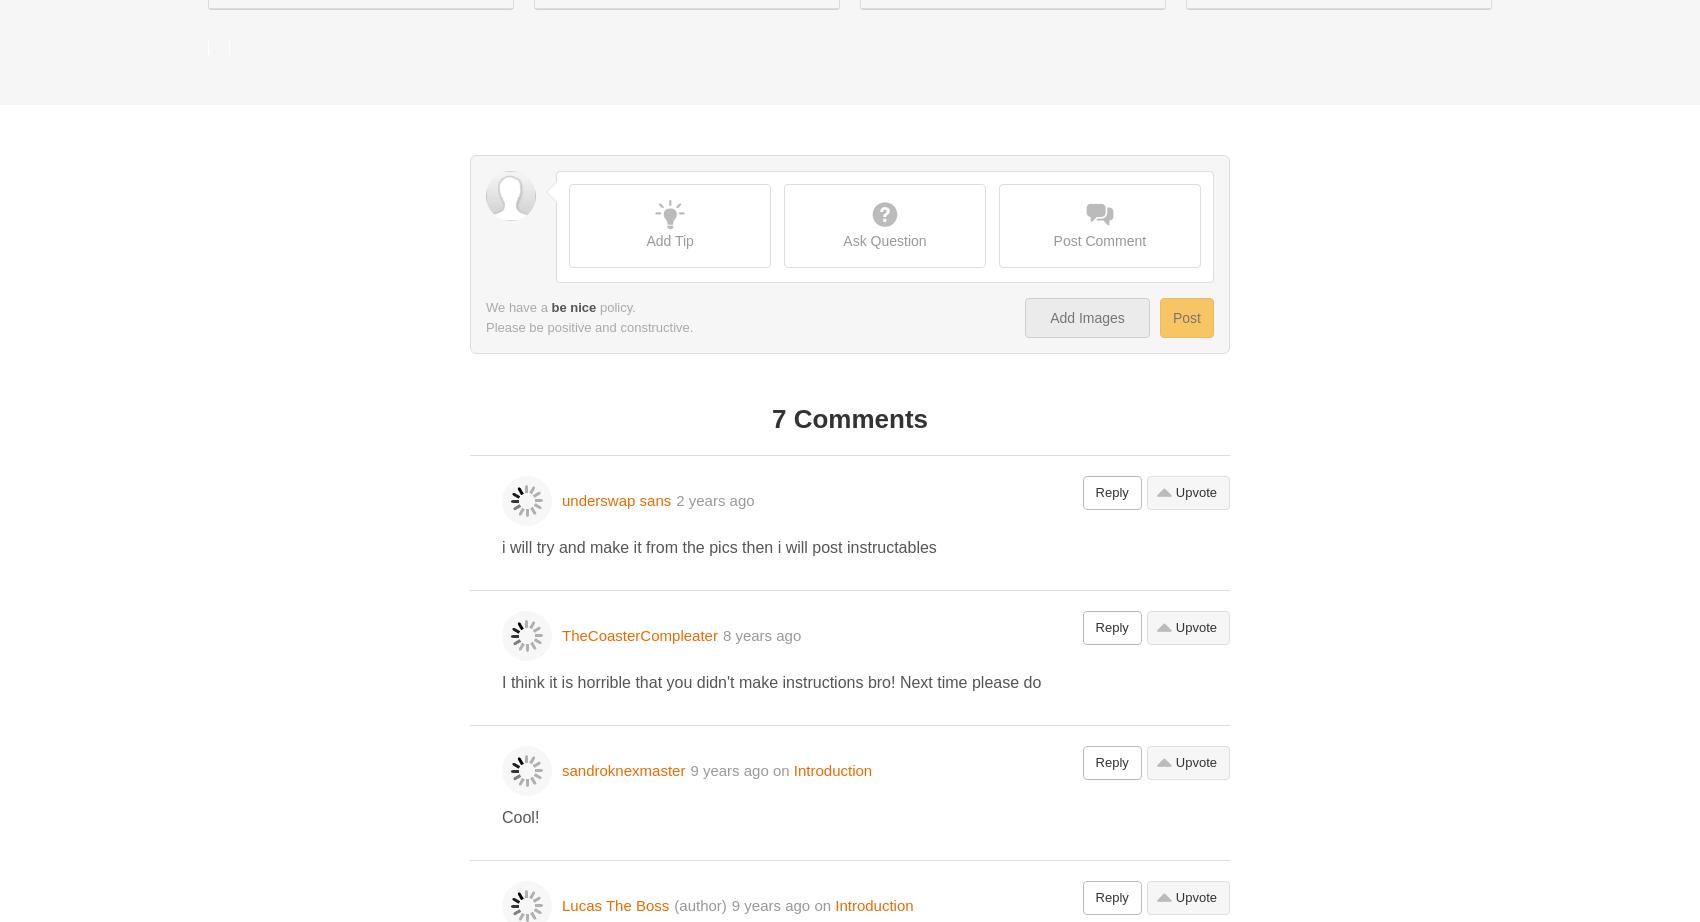 The image size is (1700, 922). What do you see at coordinates (614, 904) in the screenshot?
I see `'Lucas The Boss'` at bounding box center [614, 904].